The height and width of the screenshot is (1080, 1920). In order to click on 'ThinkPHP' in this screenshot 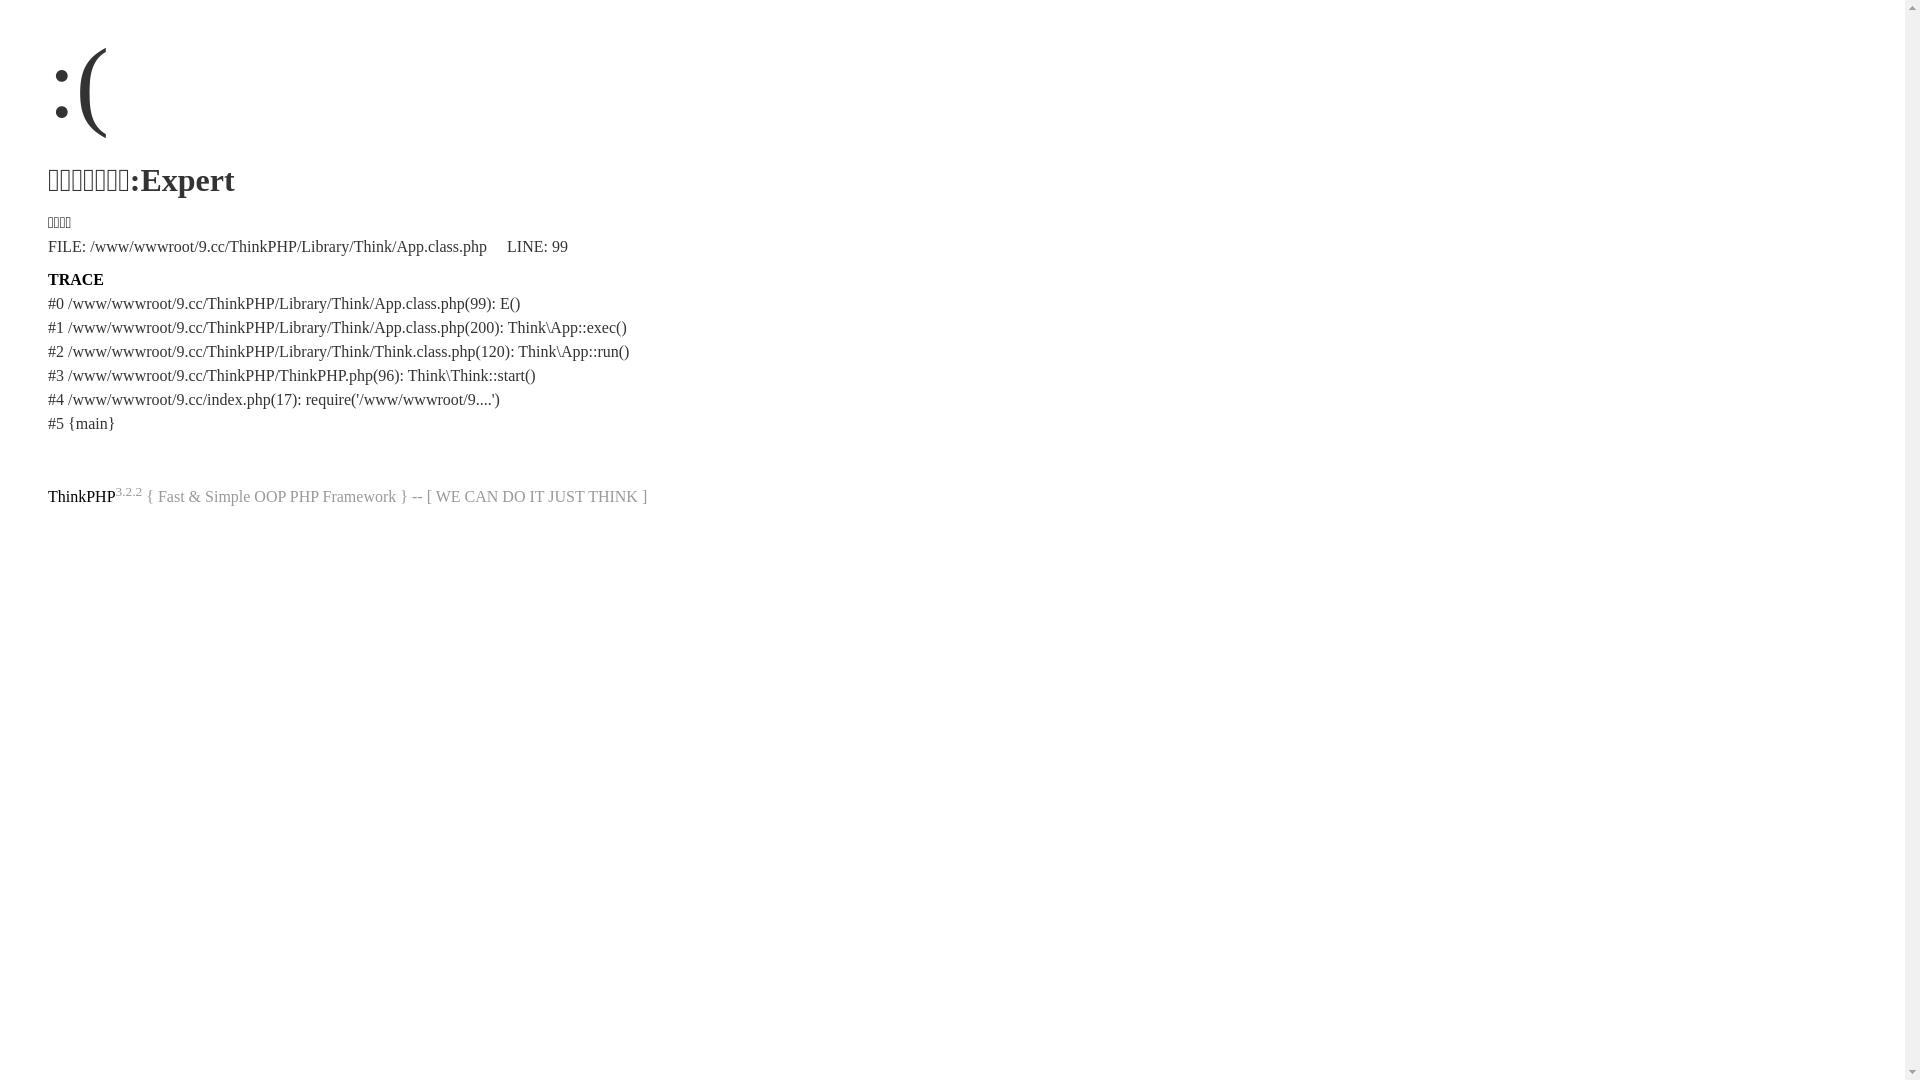, I will do `click(80, 495)`.